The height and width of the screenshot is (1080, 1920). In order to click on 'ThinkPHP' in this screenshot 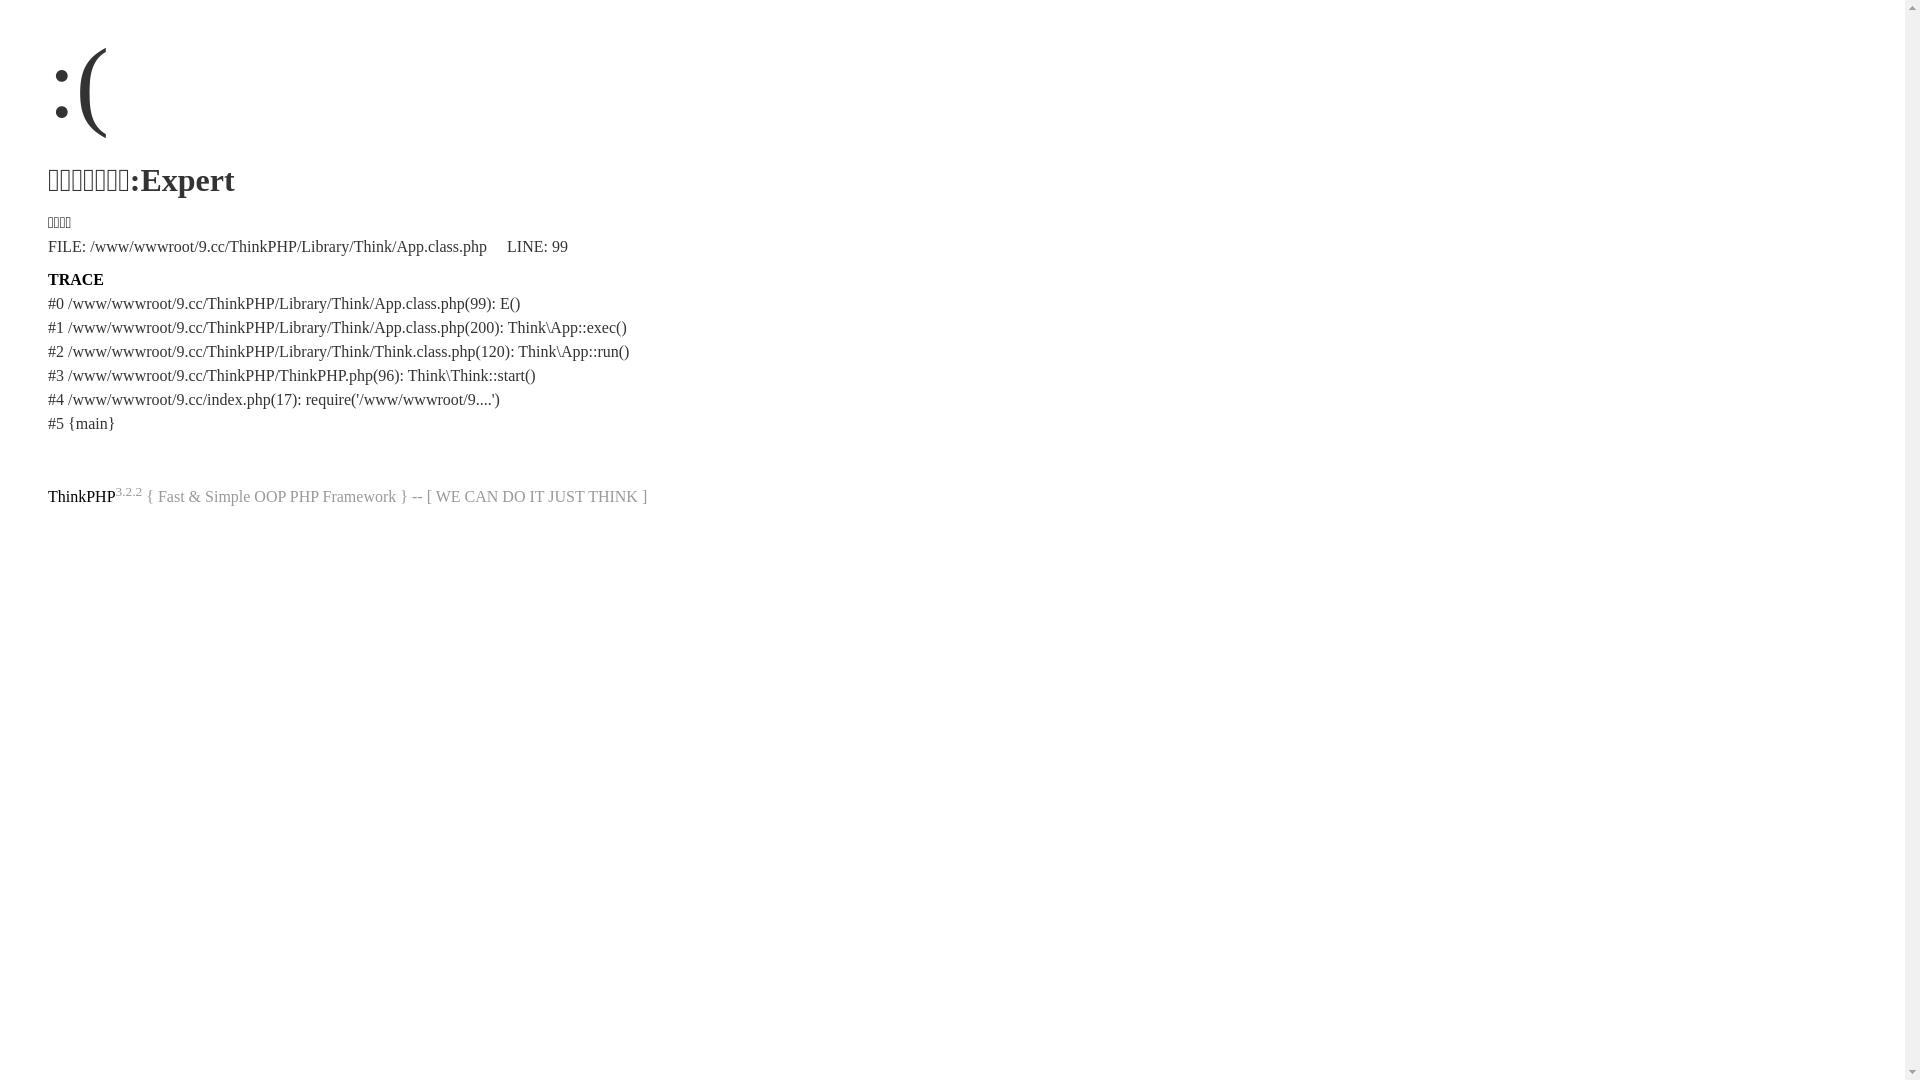, I will do `click(80, 495)`.